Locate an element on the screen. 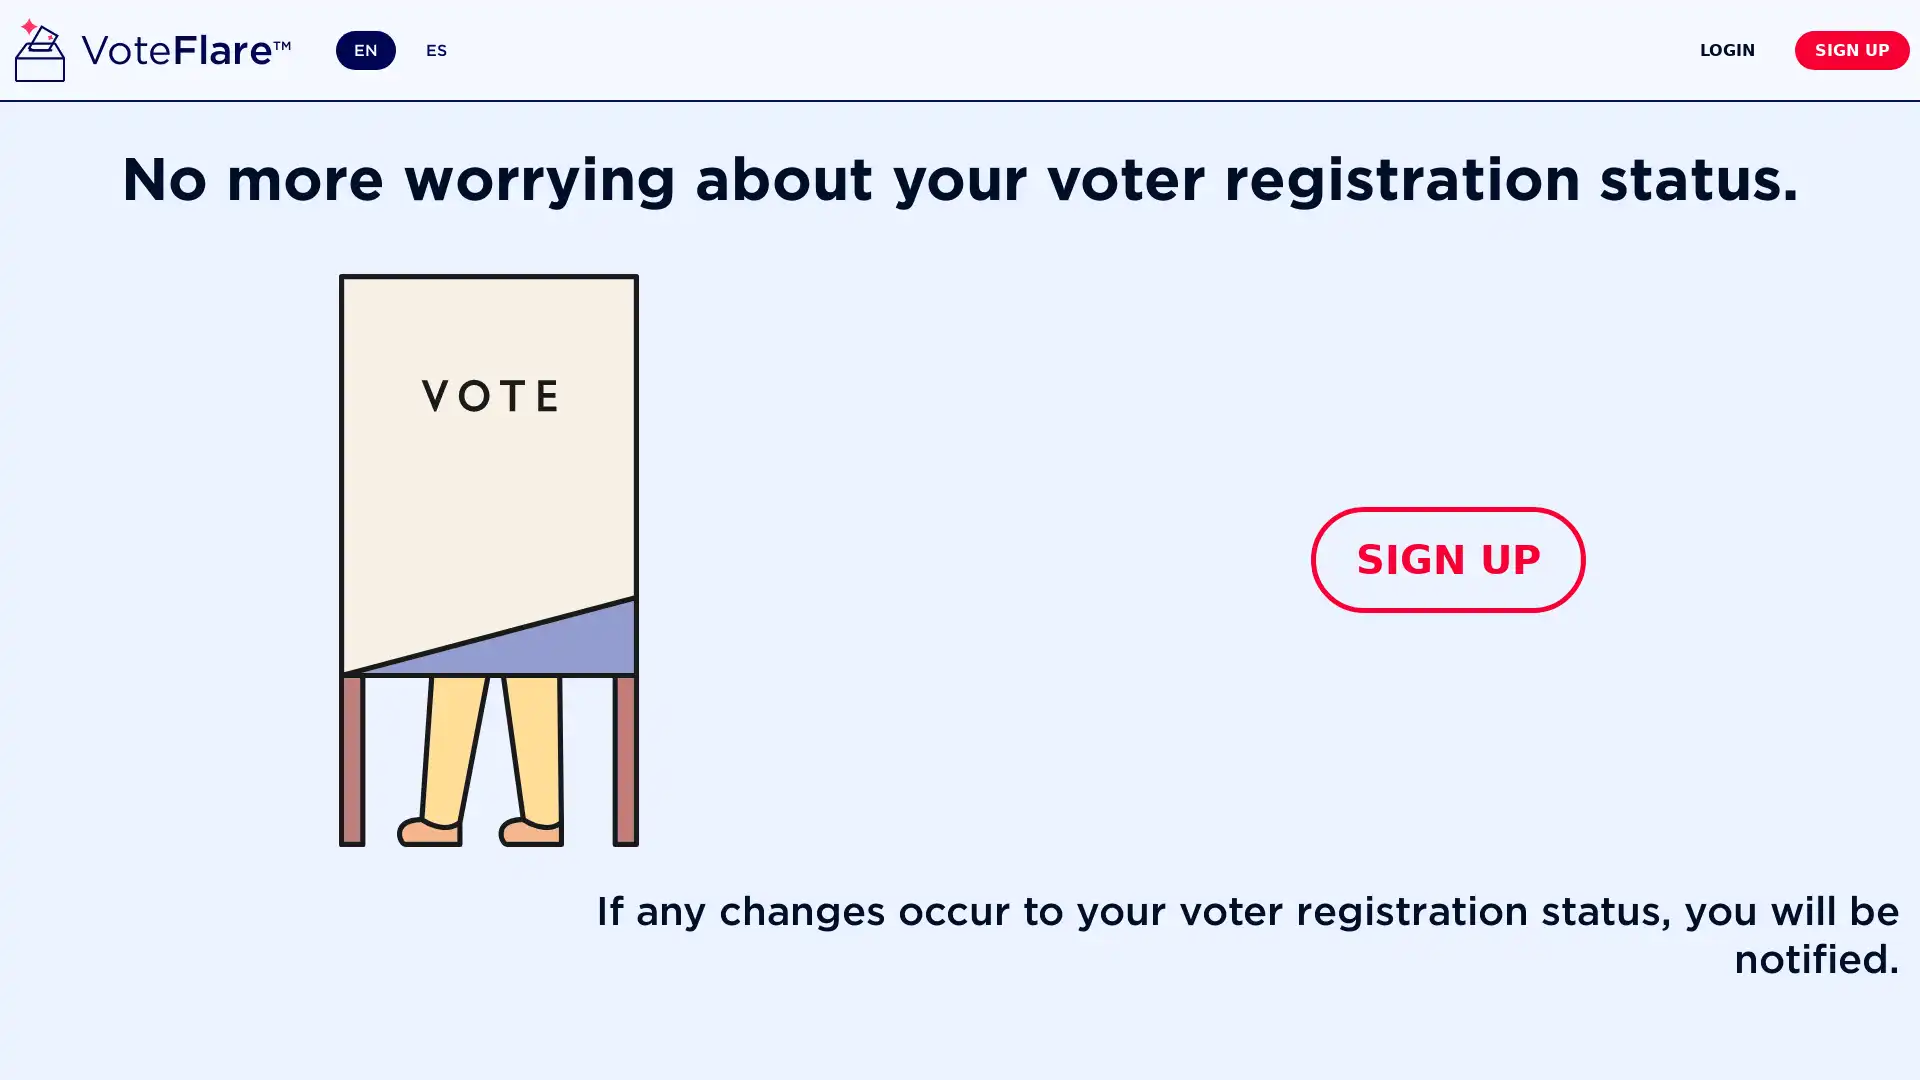 The width and height of the screenshot is (1920, 1080). LOGIN is located at coordinates (1640, 48).